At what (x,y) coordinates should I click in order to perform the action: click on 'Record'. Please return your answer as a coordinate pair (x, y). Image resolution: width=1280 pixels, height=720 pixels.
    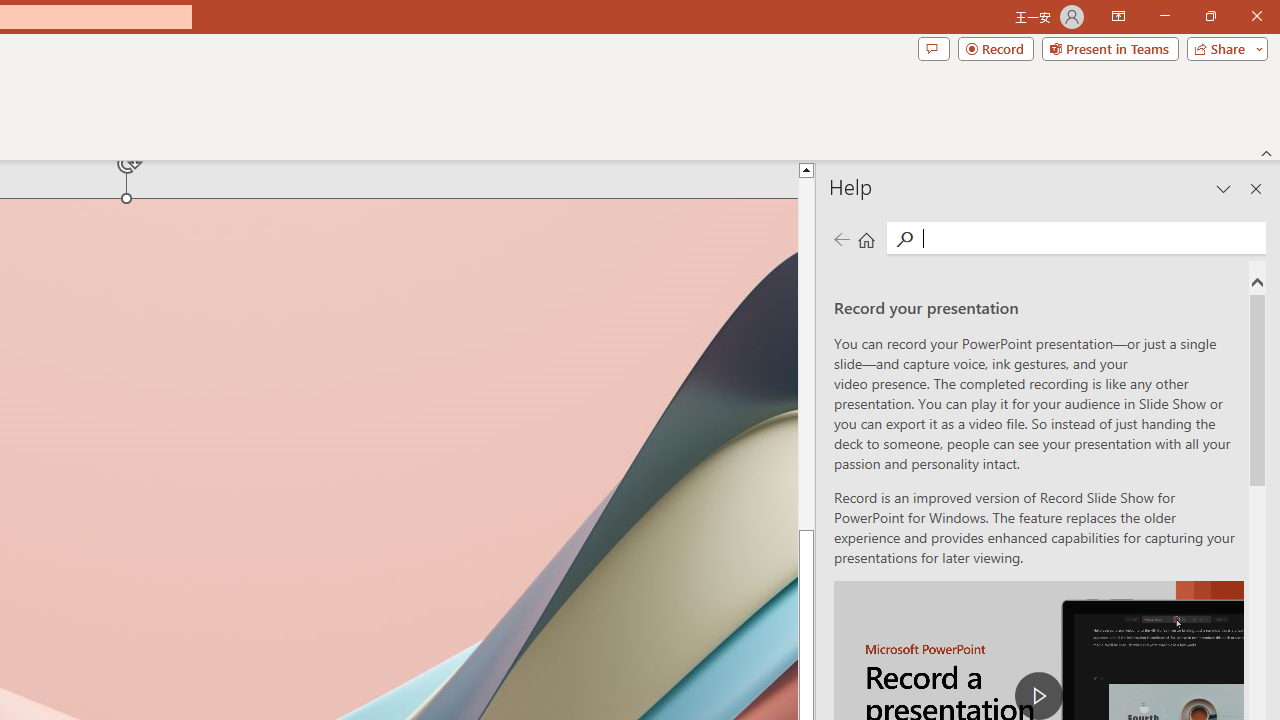
    Looking at the image, I should click on (995, 47).